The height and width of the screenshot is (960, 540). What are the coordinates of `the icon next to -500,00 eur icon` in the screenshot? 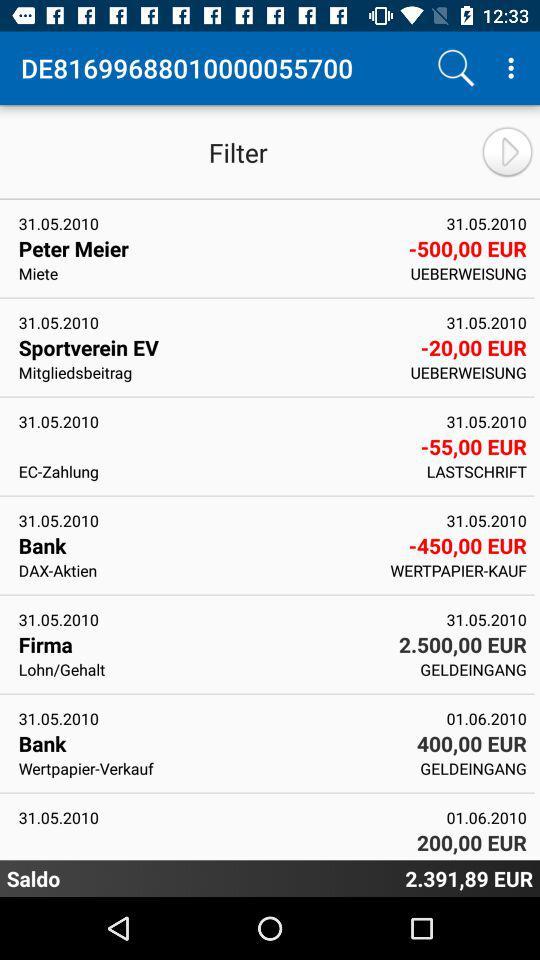 It's located at (207, 272).